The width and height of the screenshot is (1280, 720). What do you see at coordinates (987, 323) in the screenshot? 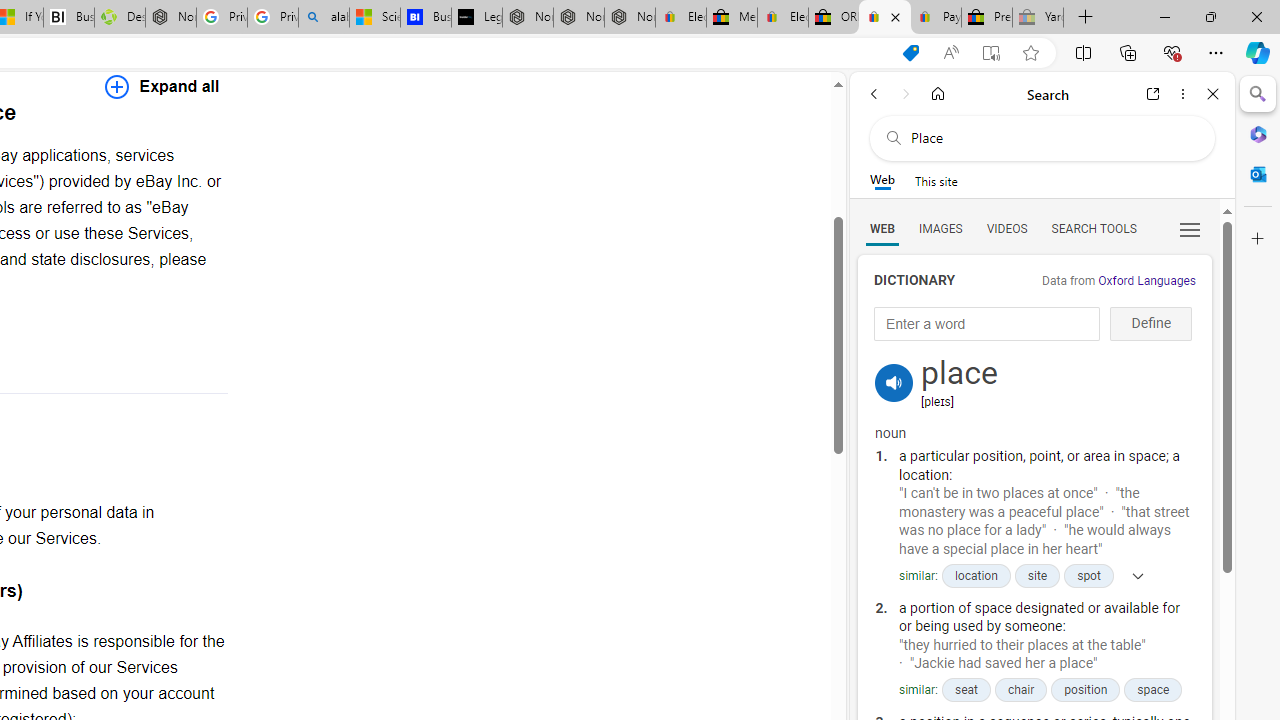
I see `'Enter a word'` at bounding box center [987, 323].